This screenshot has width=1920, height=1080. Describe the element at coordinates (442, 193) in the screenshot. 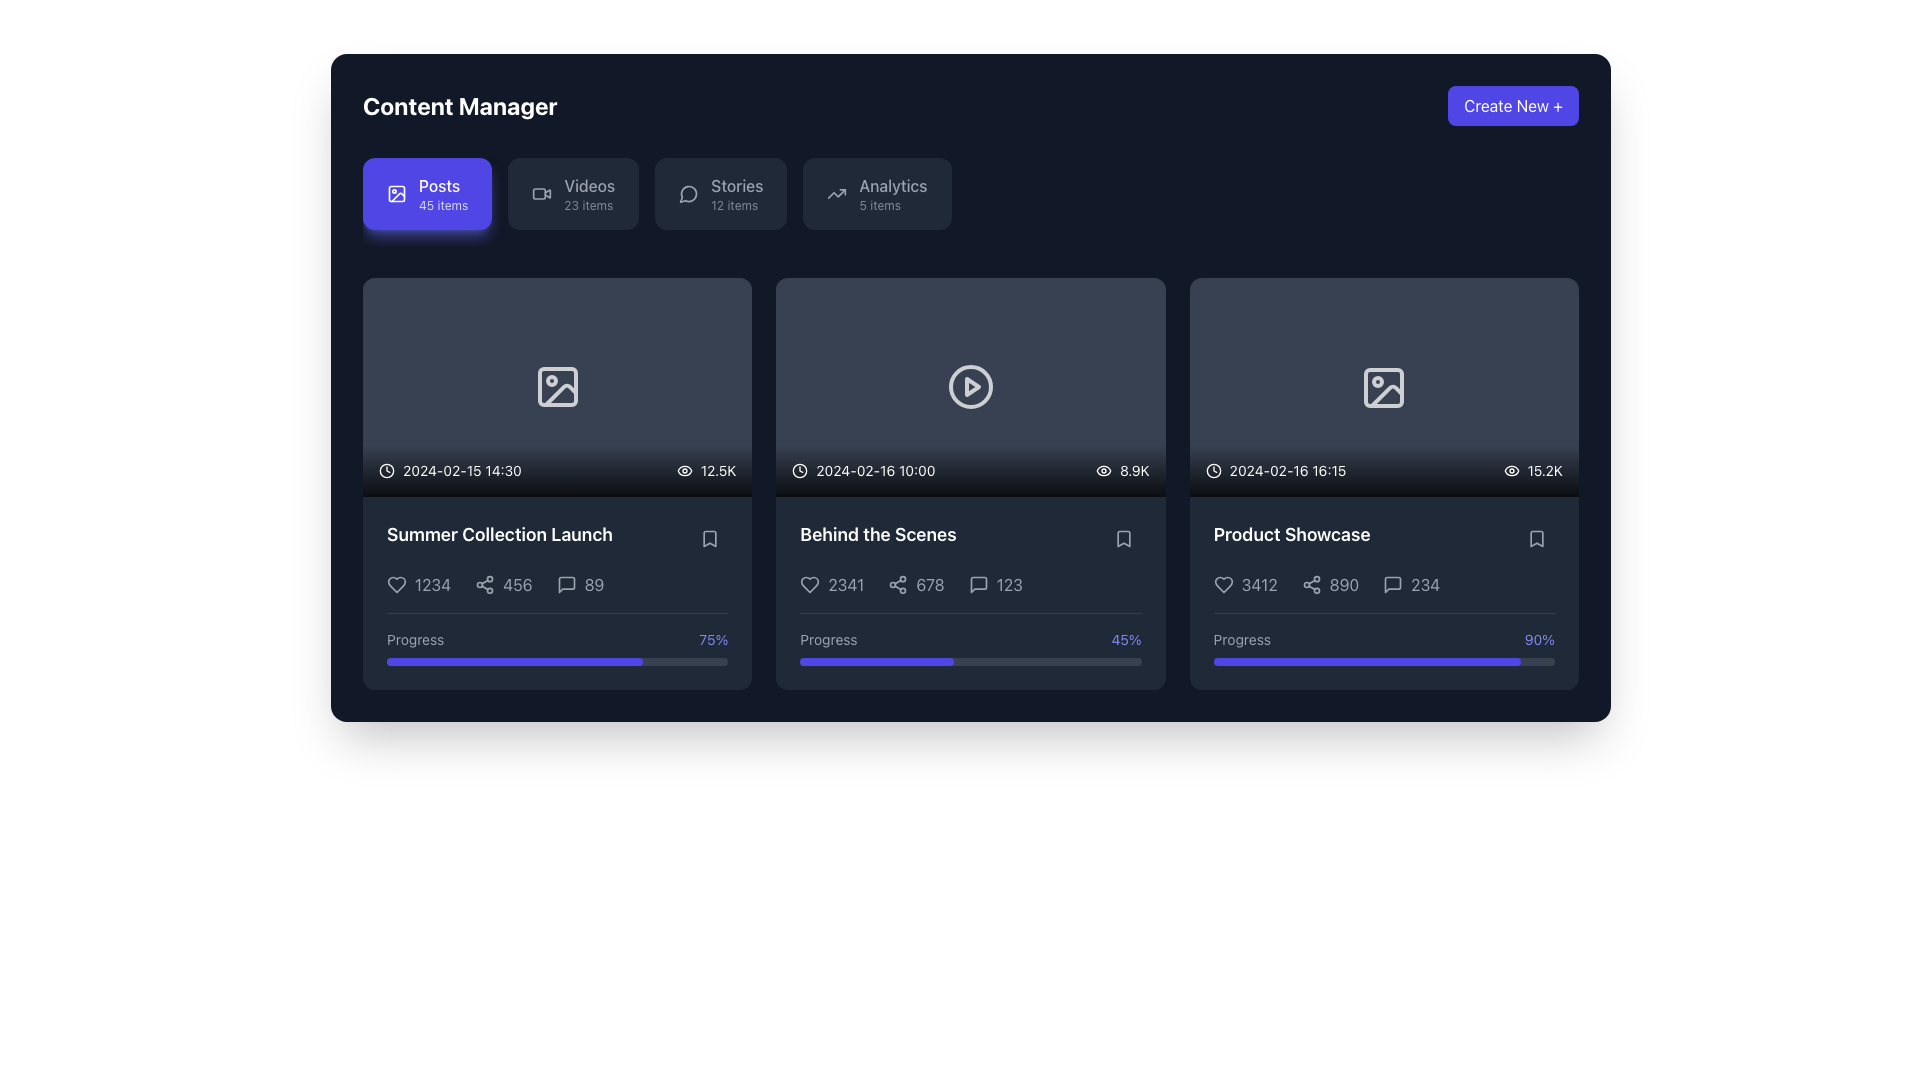

I see `the metadata display for the 'Posts' category, which shows a count of 45 items, located in the upper-left area of the interface, inside the first rectangular button of a horizontal menu` at that location.